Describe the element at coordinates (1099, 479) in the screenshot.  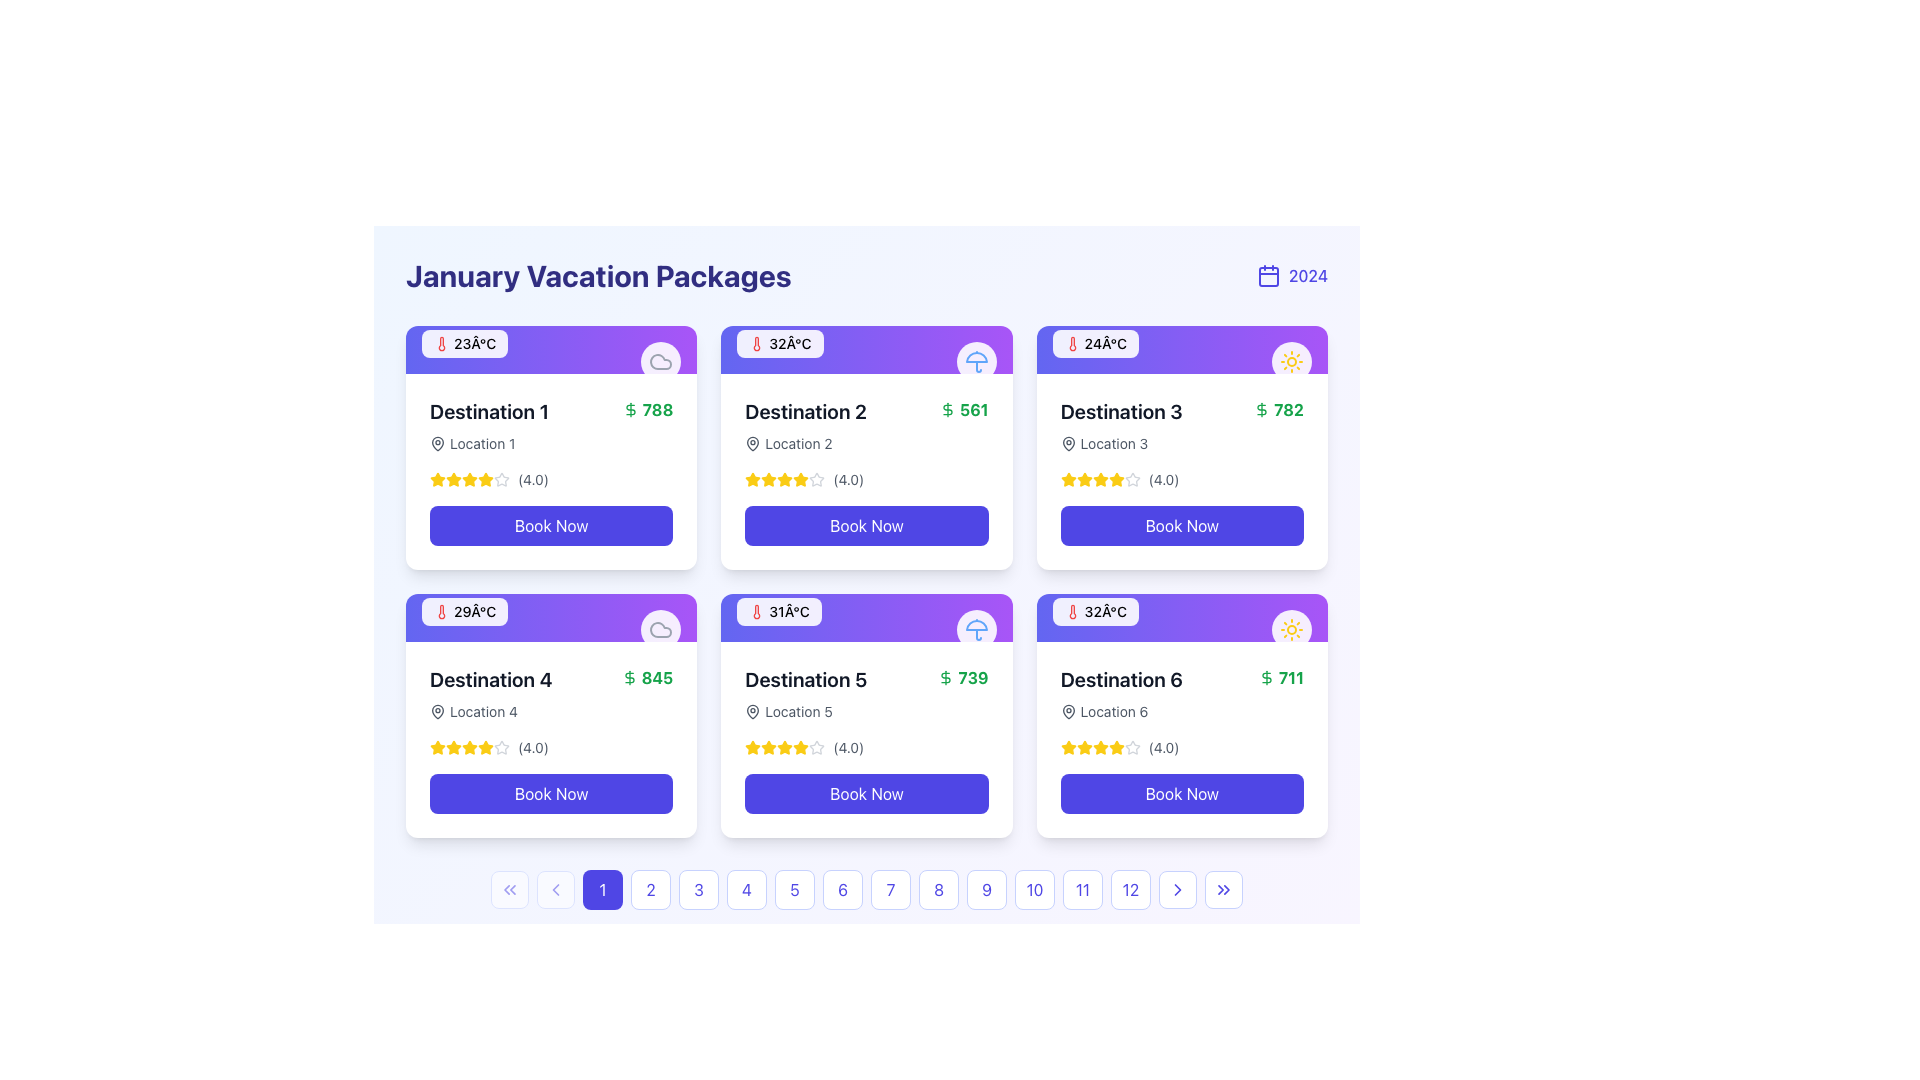
I see `the fourth star icon with a yellow fill in the rating system of the review section` at that location.